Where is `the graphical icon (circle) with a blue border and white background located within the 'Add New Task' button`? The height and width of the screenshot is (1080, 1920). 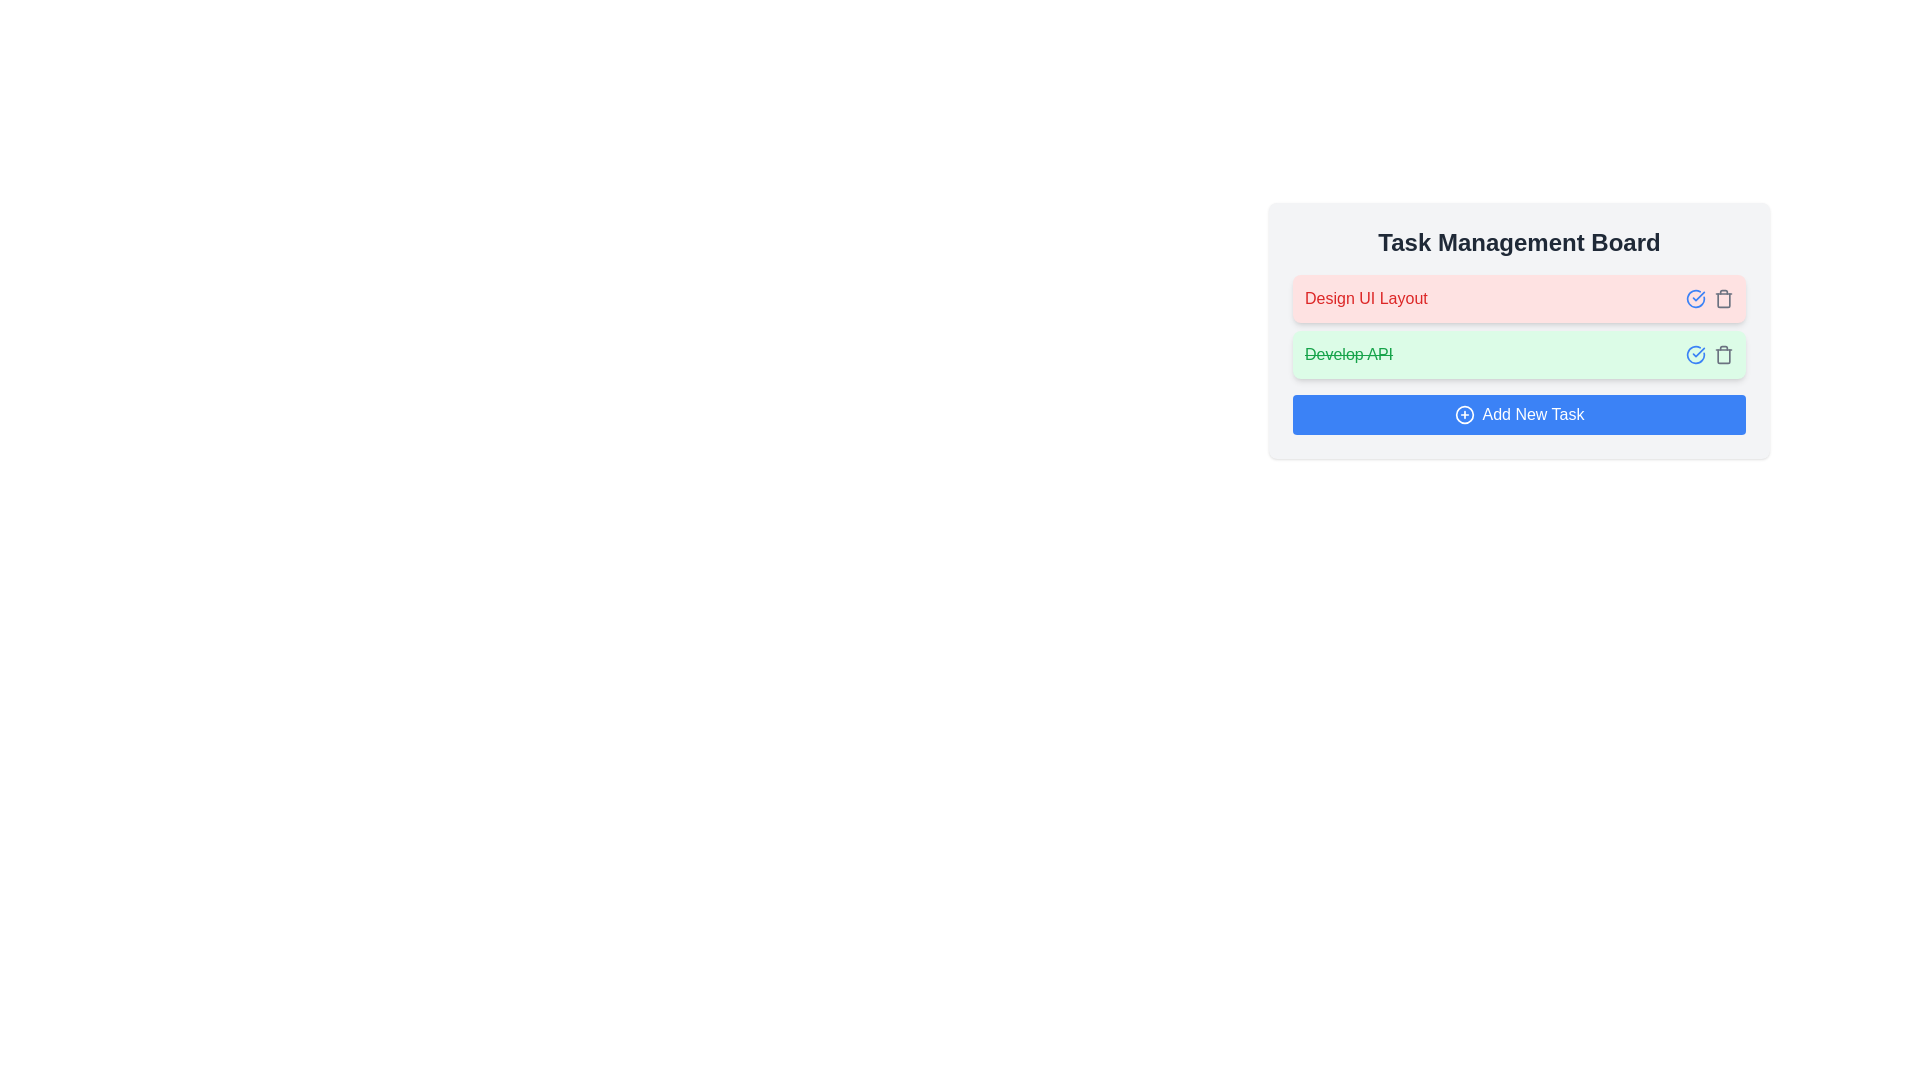 the graphical icon (circle) with a blue border and white background located within the 'Add New Task' button is located at coordinates (1464, 414).